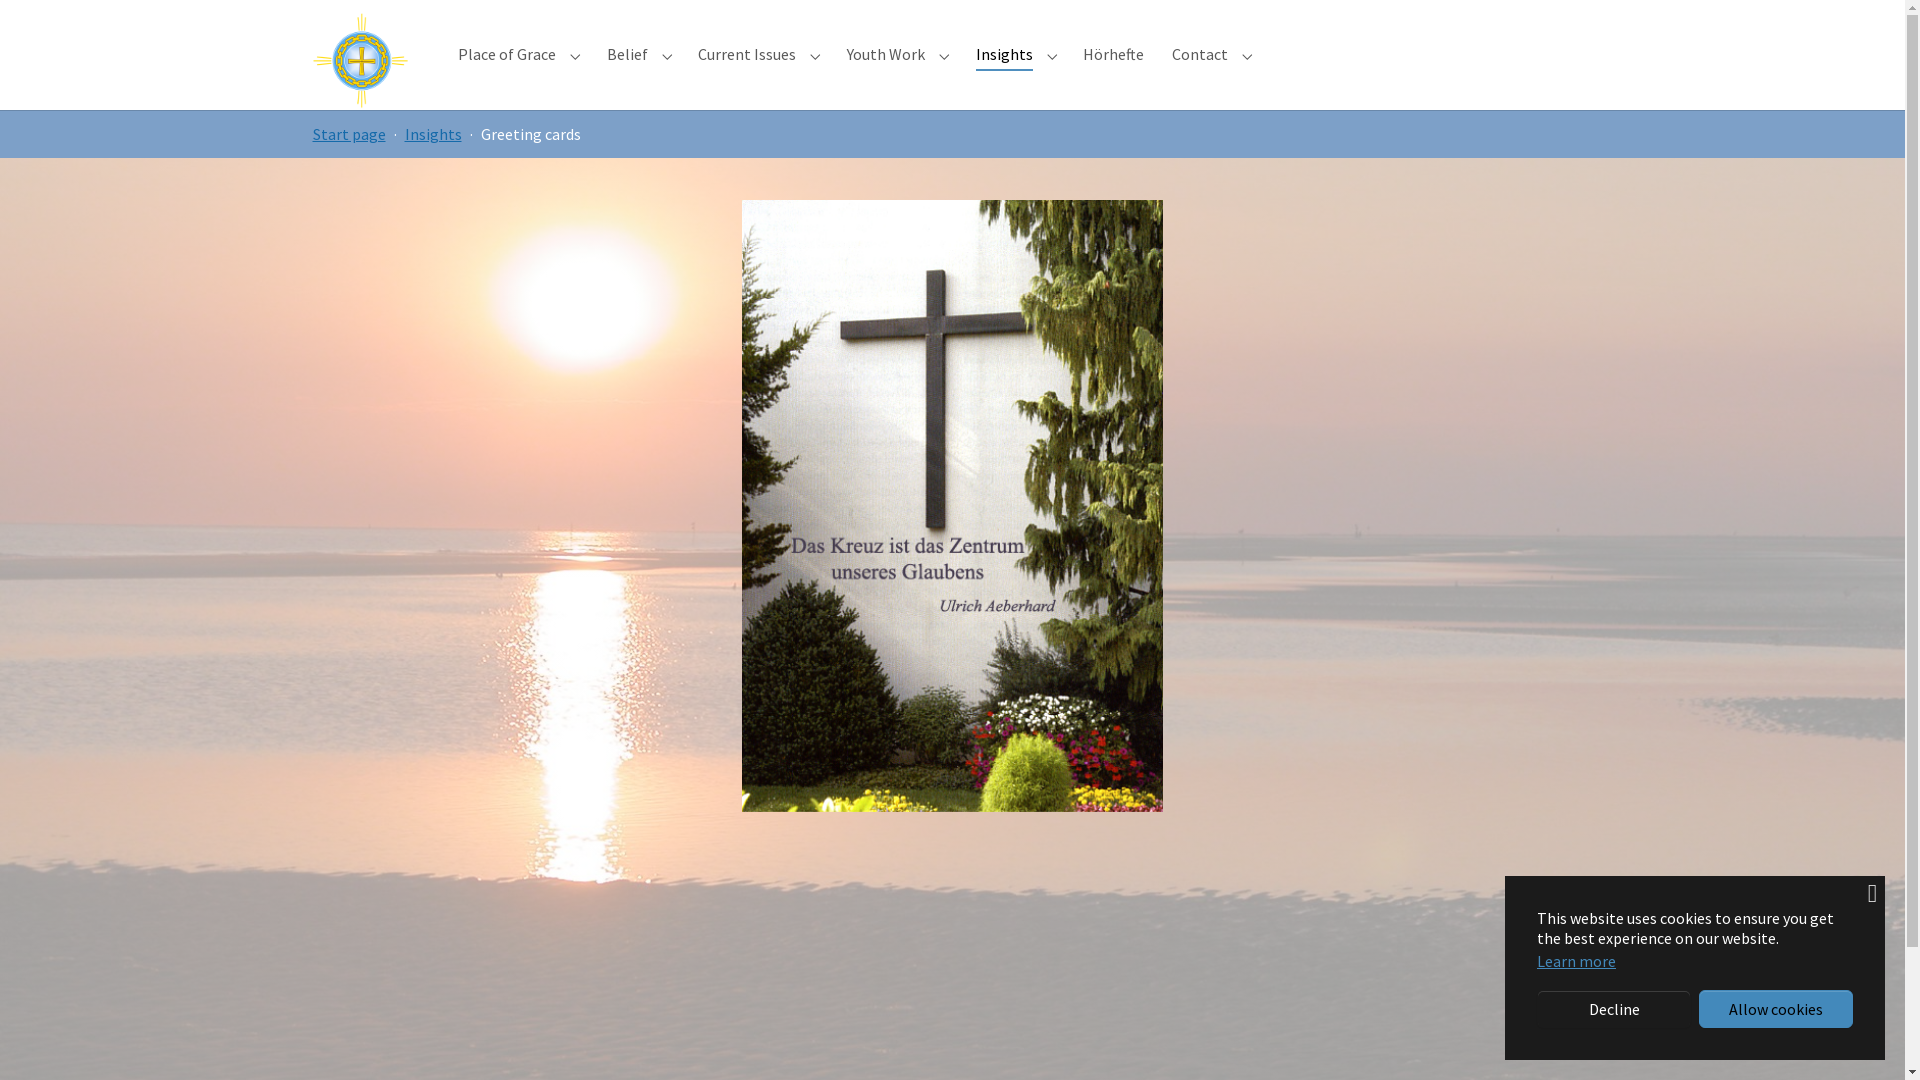  Describe the element at coordinates (348, 134) in the screenshot. I see `'Start page'` at that location.